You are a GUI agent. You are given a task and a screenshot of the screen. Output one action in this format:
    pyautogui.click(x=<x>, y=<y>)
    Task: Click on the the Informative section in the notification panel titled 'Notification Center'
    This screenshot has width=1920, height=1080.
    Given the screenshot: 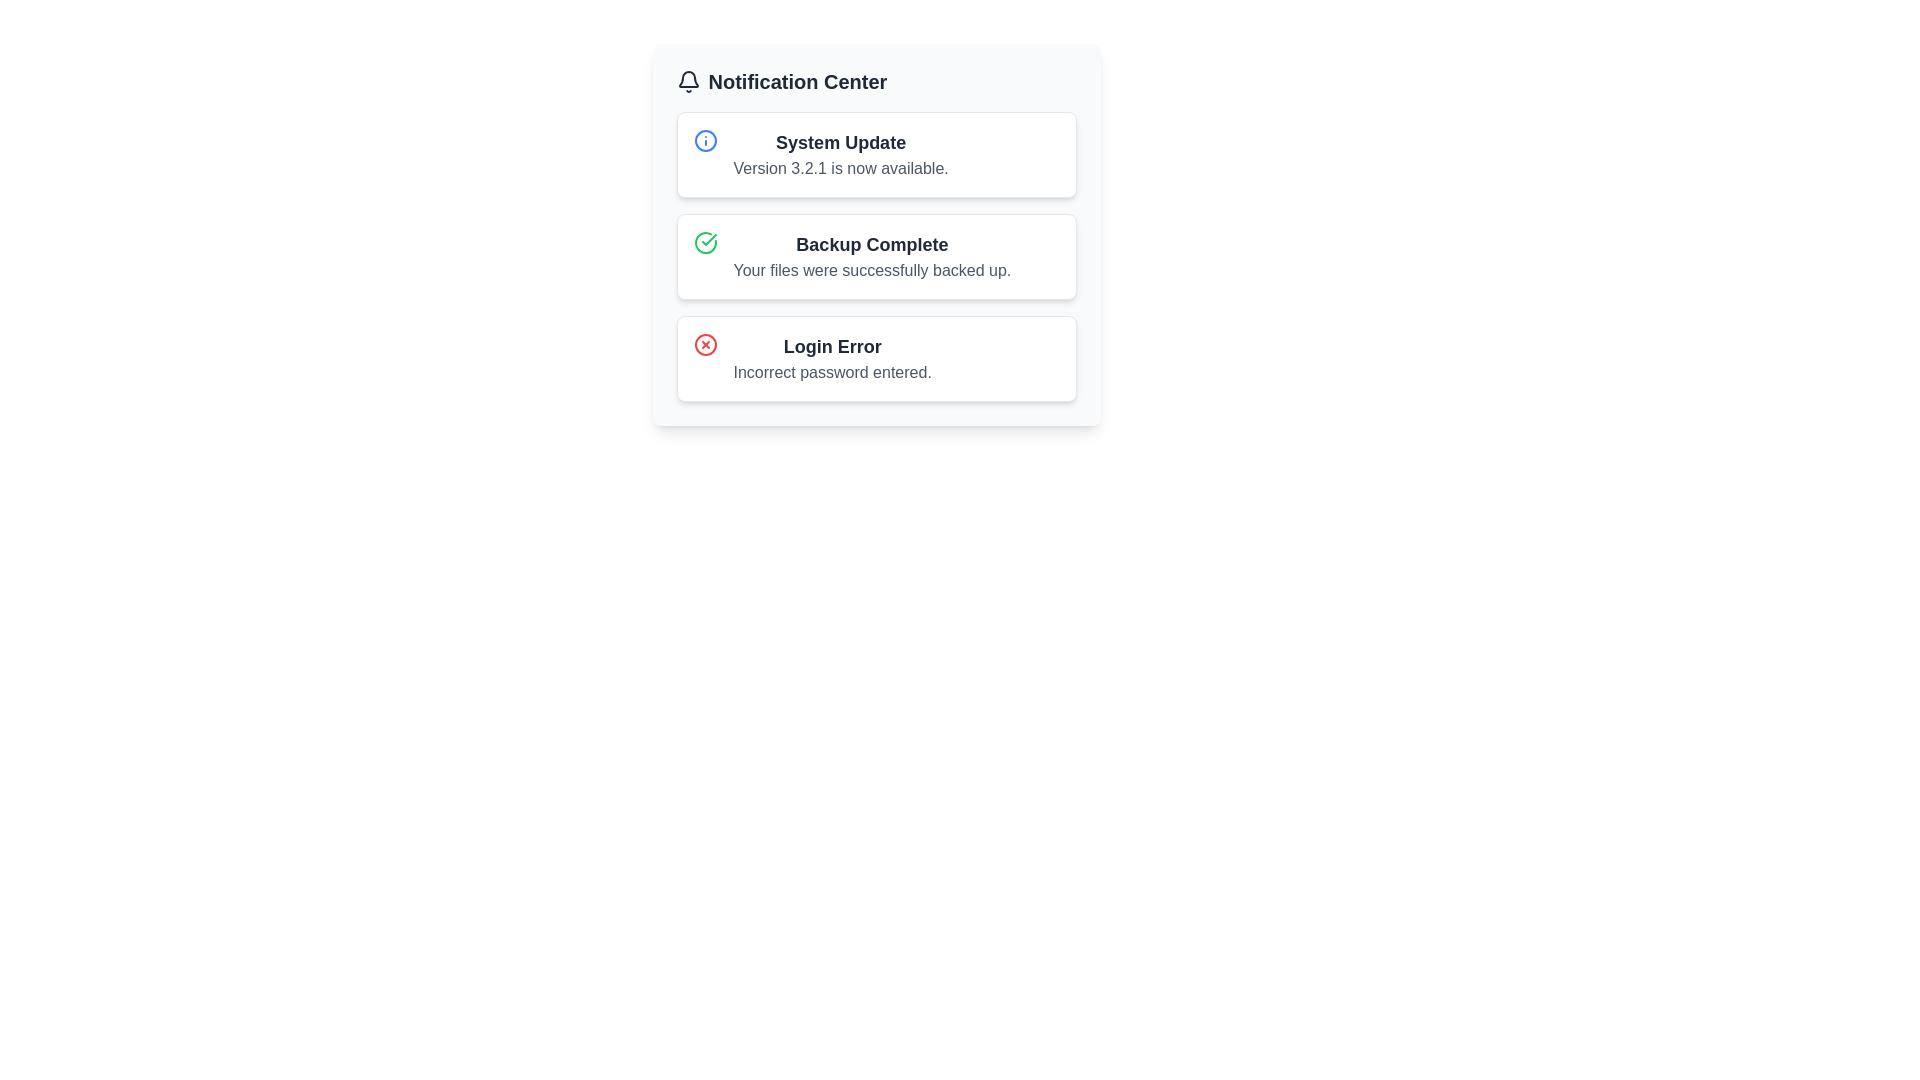 What is the action you would take?
    pyautogui.click(x=876, y=234)
    